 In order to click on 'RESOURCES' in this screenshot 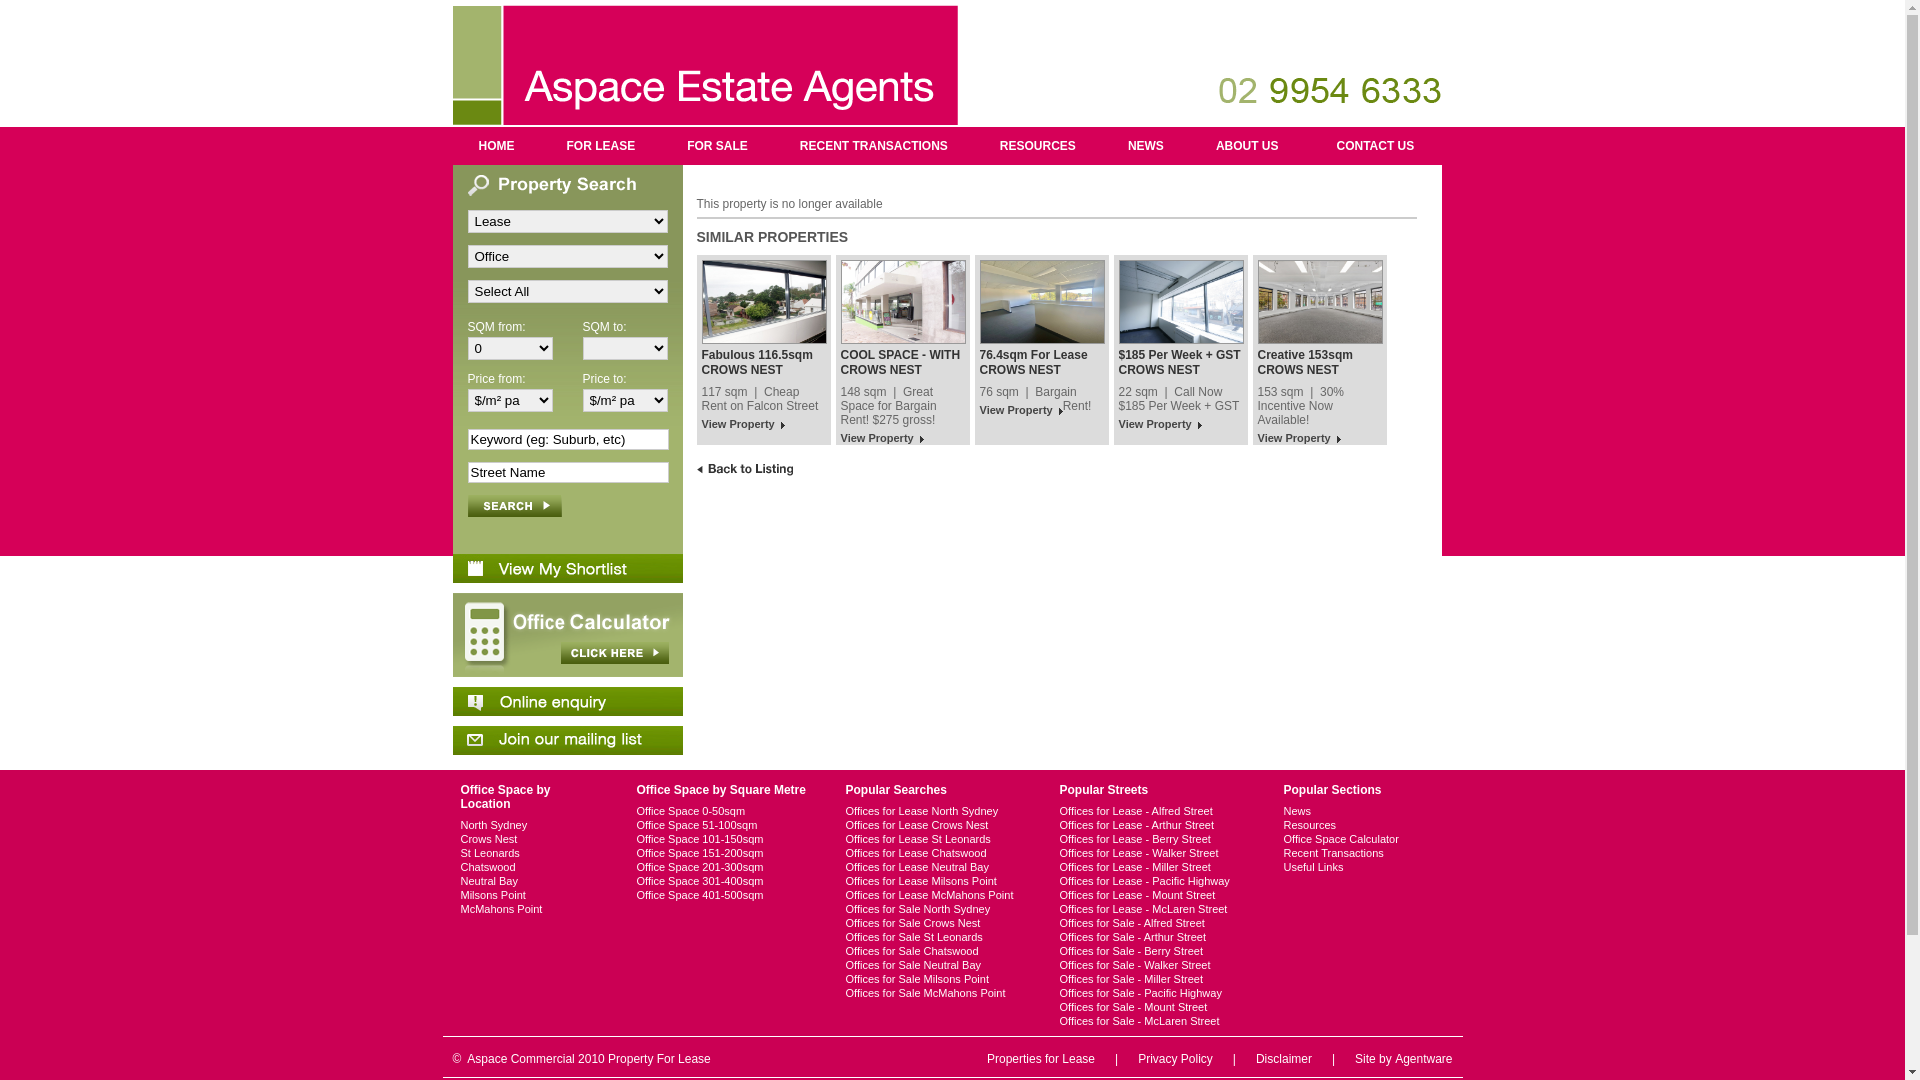, I will do `click(1037, 145)`.